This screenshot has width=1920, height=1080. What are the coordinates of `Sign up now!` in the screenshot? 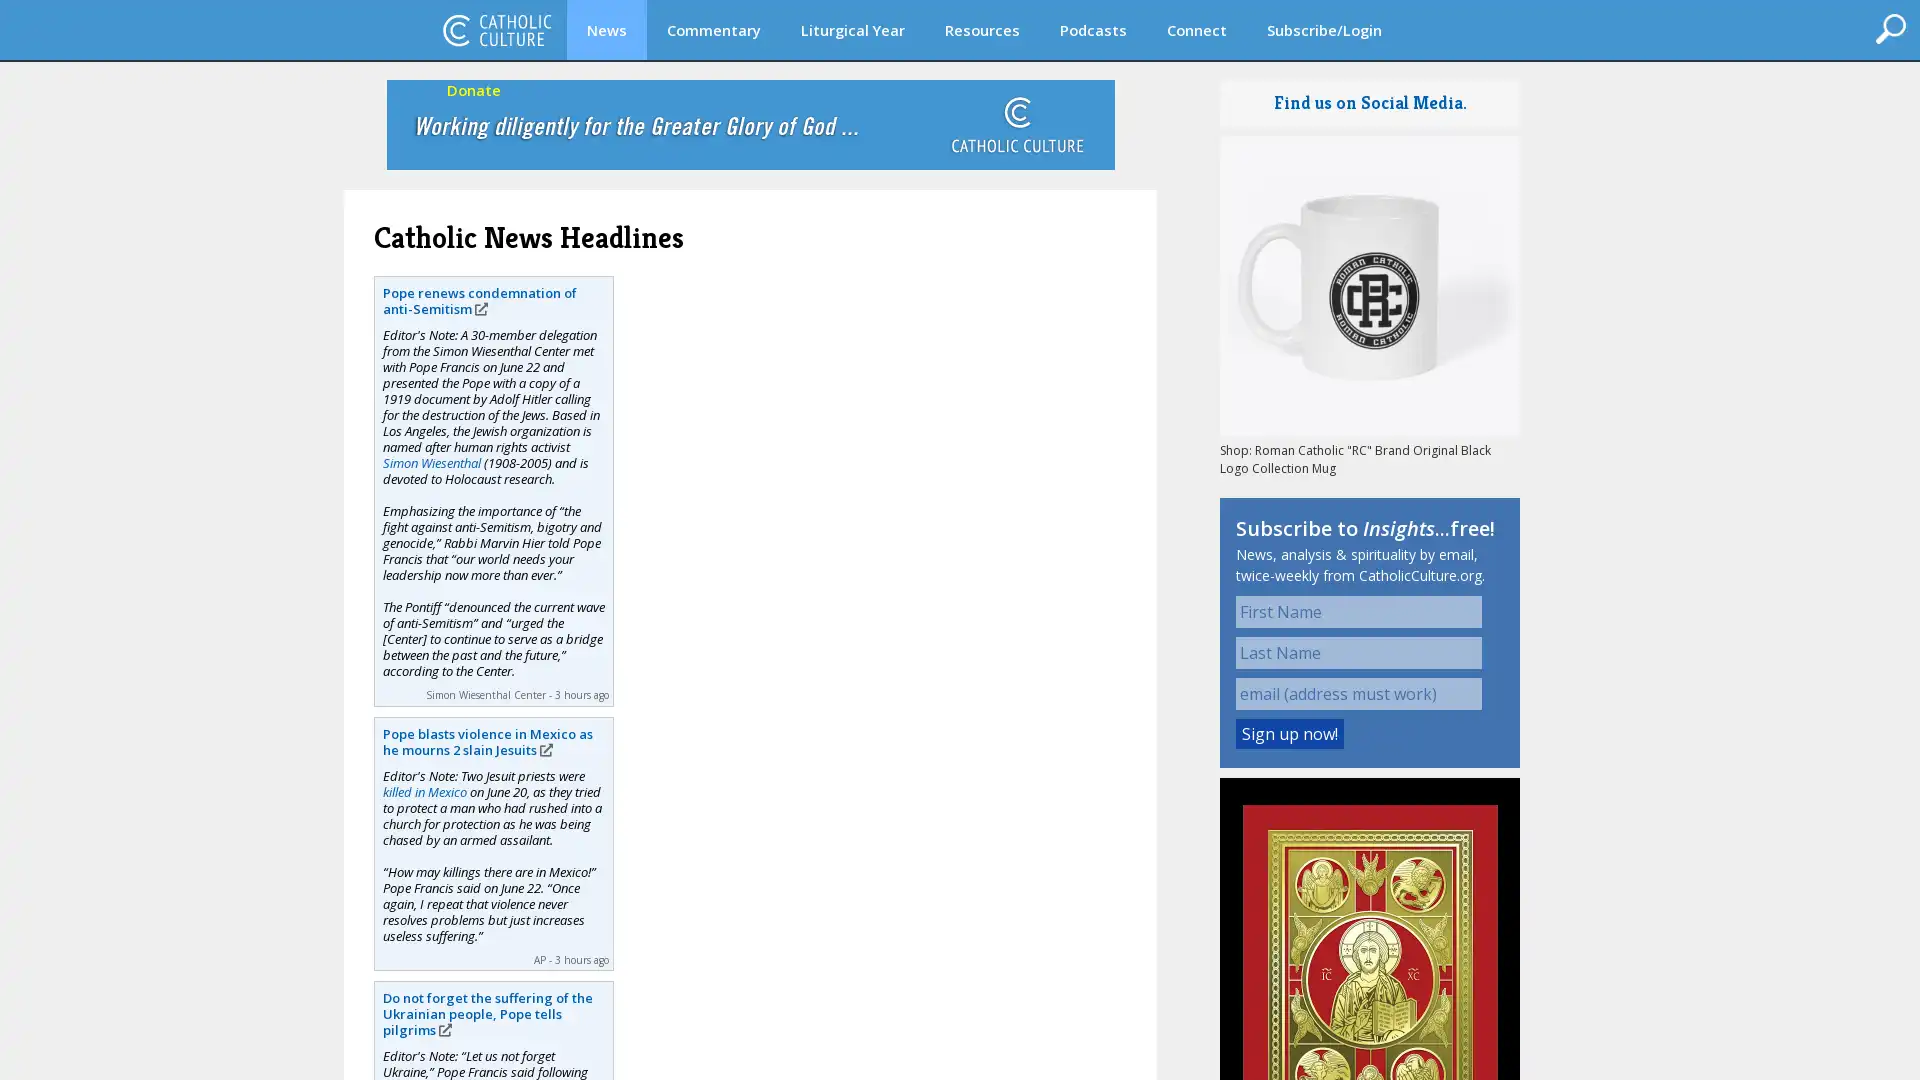 It's located at (1290, 733).